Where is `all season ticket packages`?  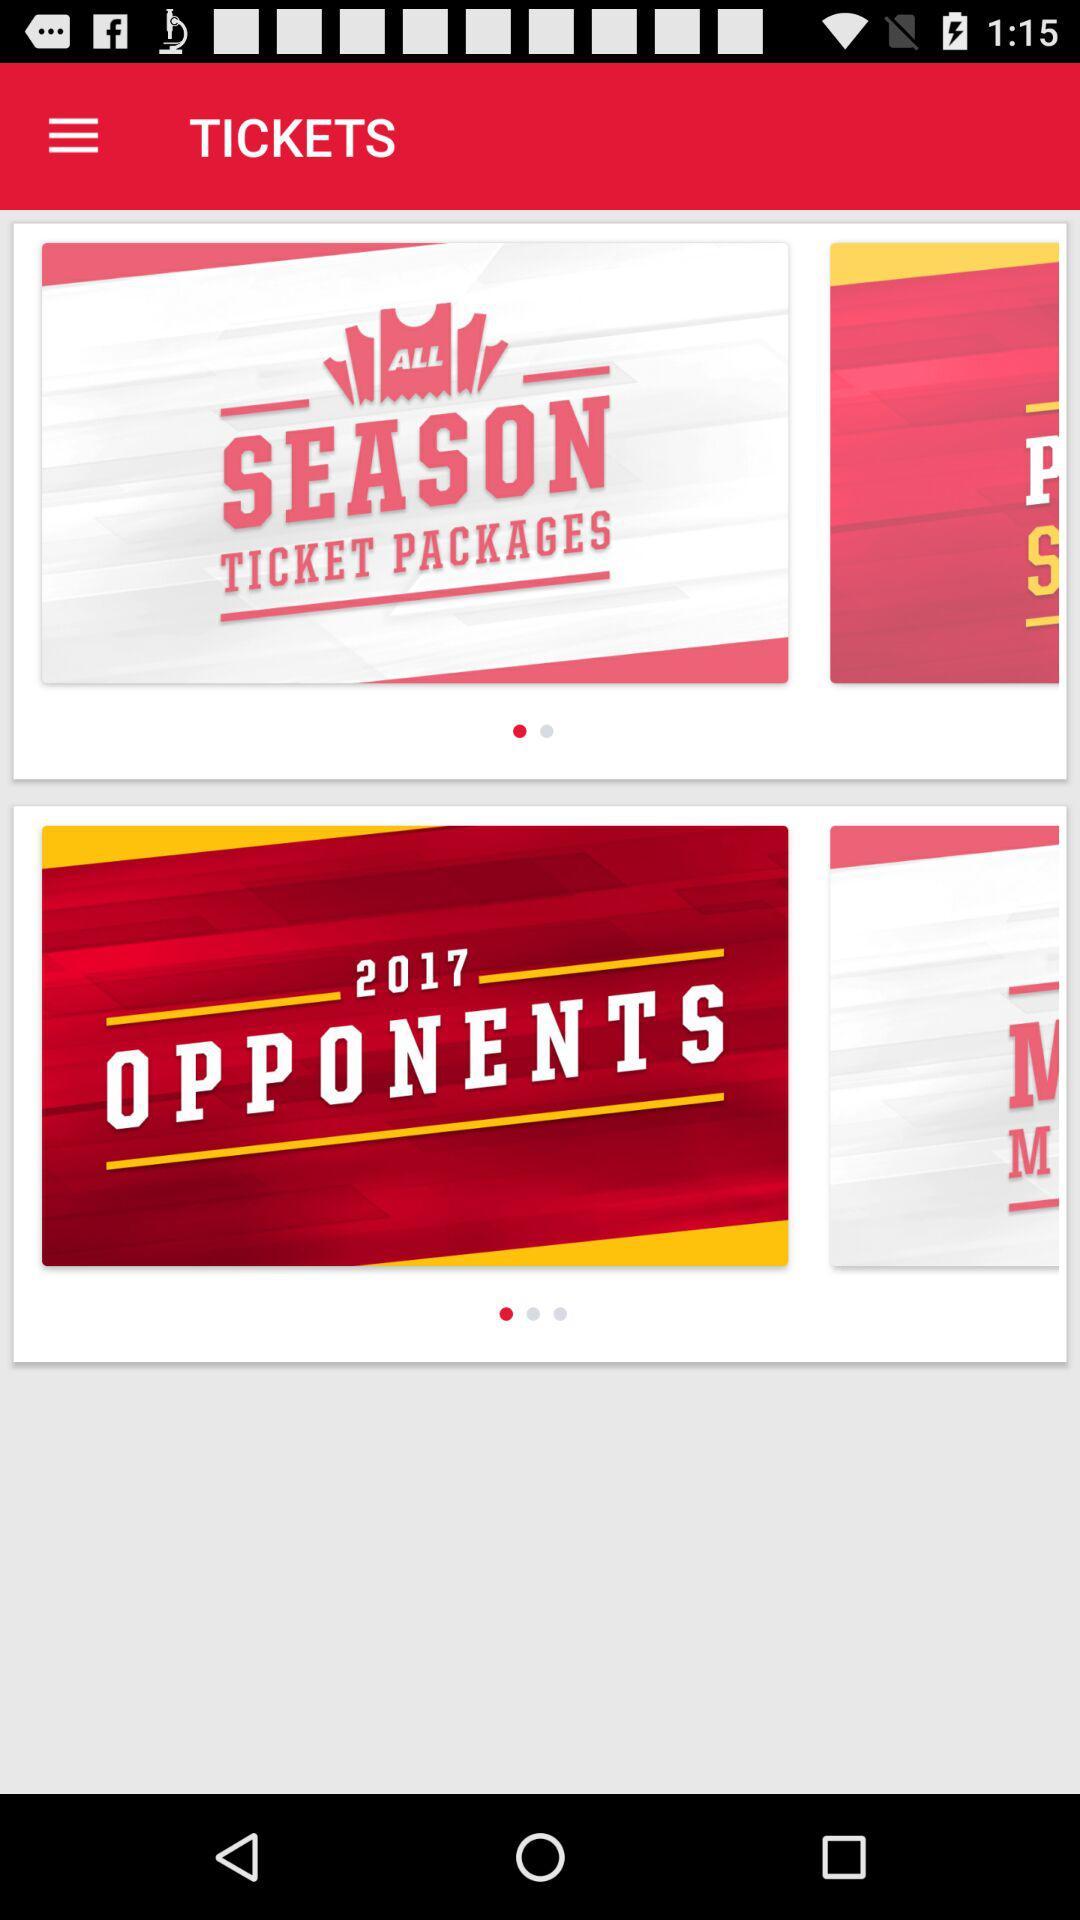 all season ticket packages is located at coordinates (414, 461).